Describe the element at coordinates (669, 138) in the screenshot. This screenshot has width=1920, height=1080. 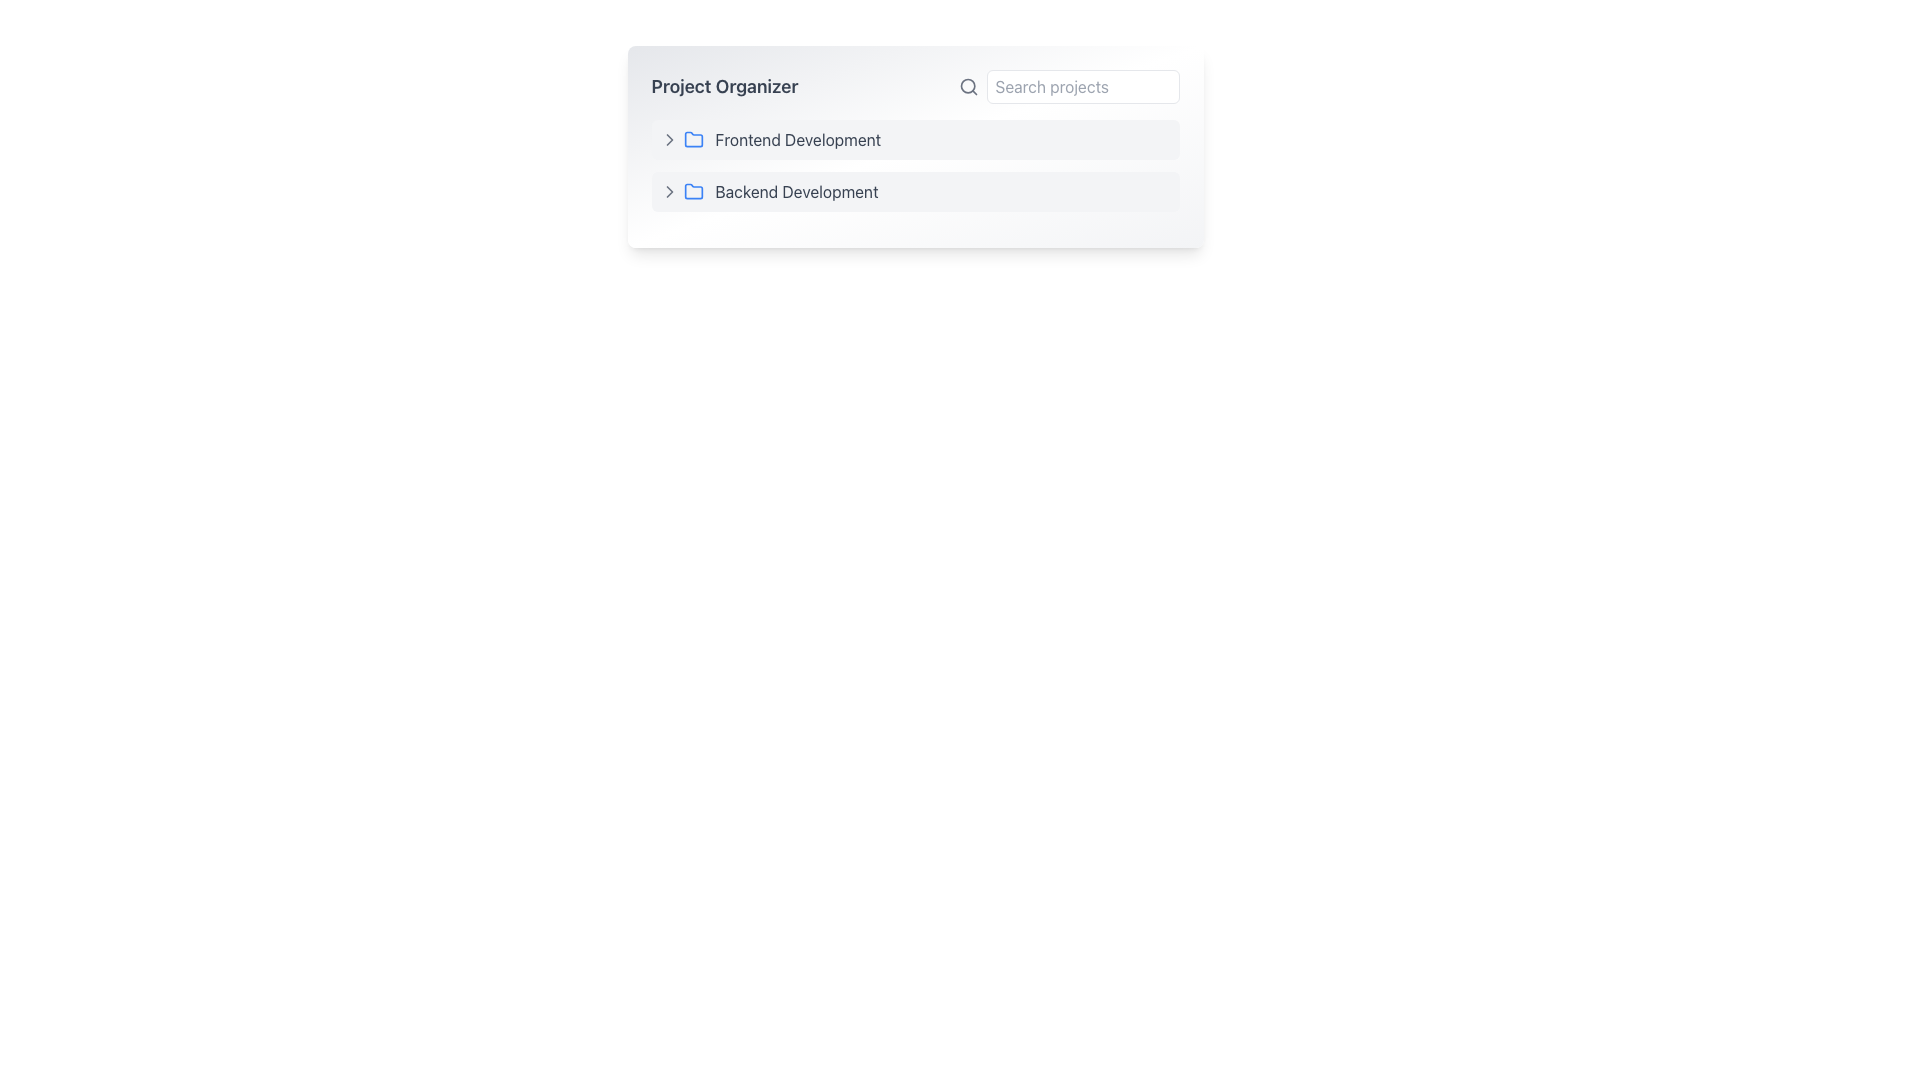
I see `the right-pointing chevron icon with a thin outline, located to the left of the 'Frontend Development' text` at that location.